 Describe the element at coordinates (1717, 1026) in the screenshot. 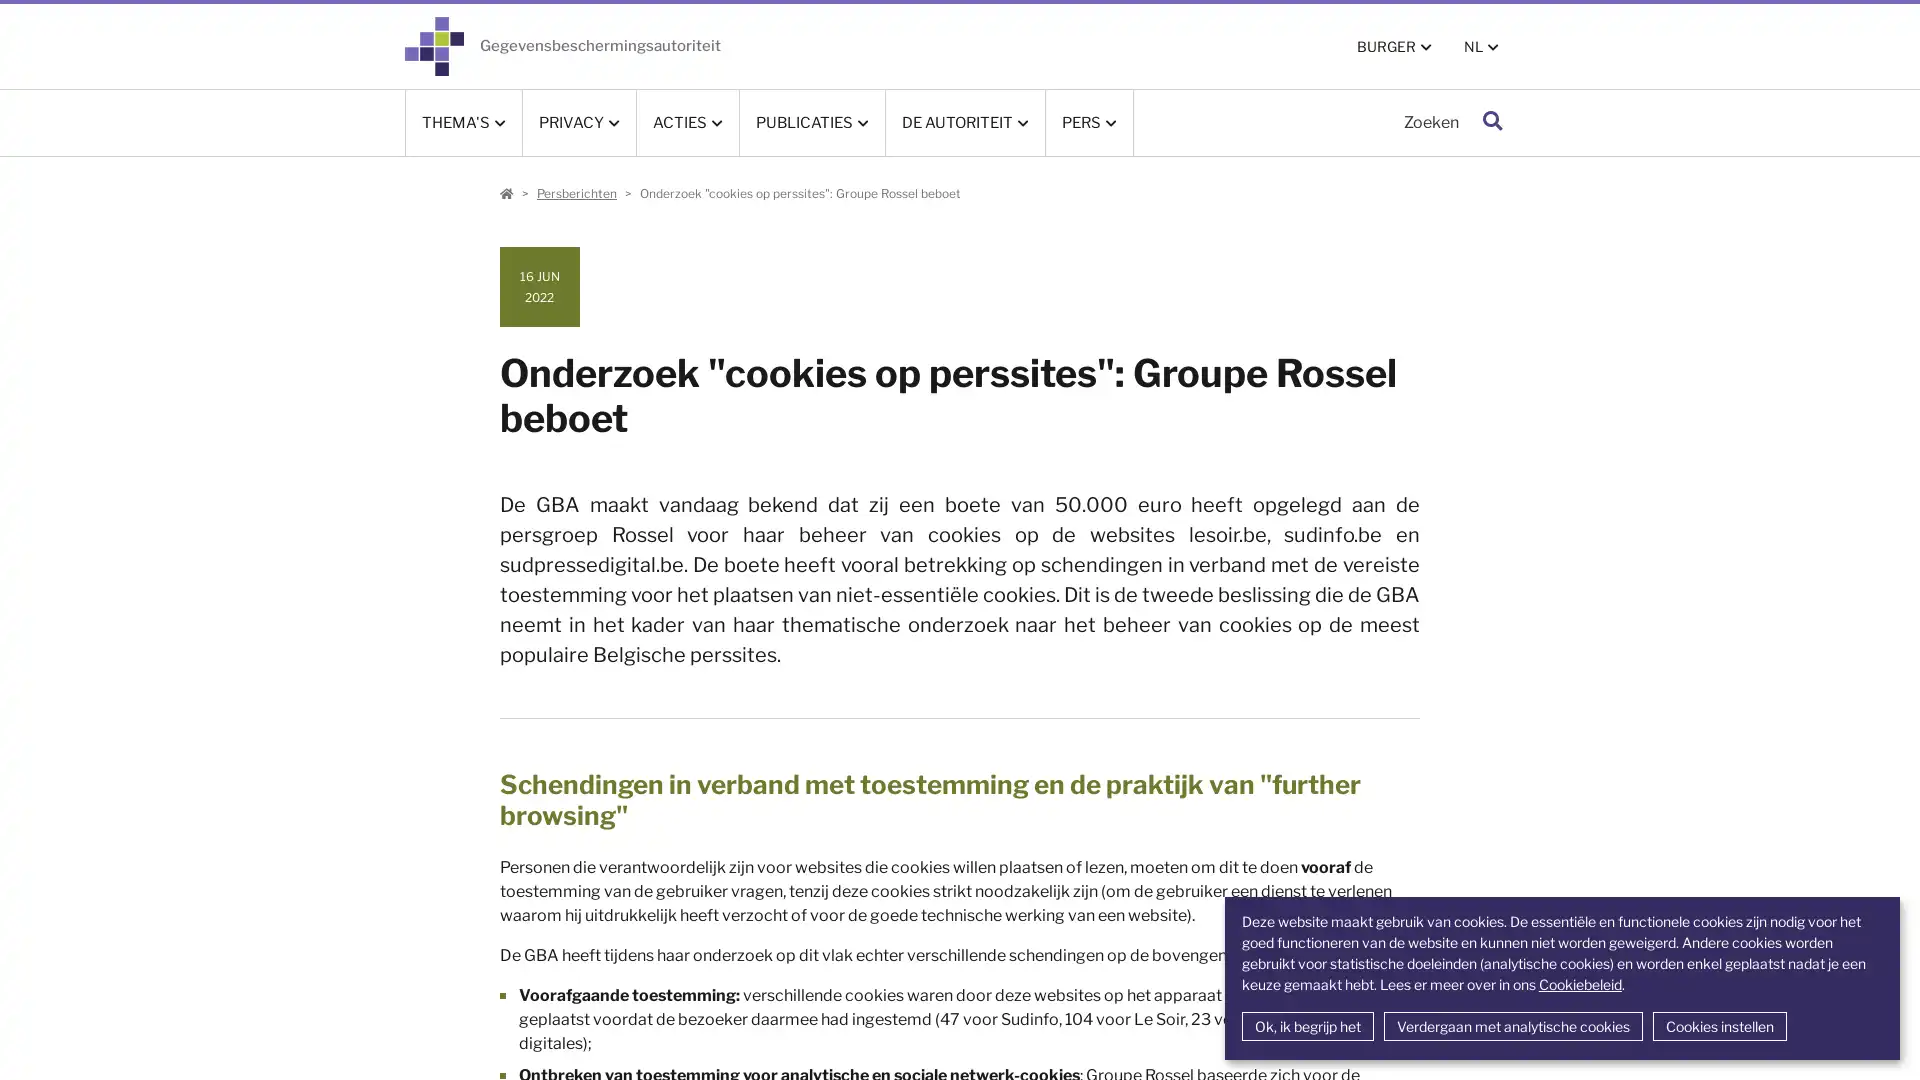

I see `Cookies instellen` at that location.